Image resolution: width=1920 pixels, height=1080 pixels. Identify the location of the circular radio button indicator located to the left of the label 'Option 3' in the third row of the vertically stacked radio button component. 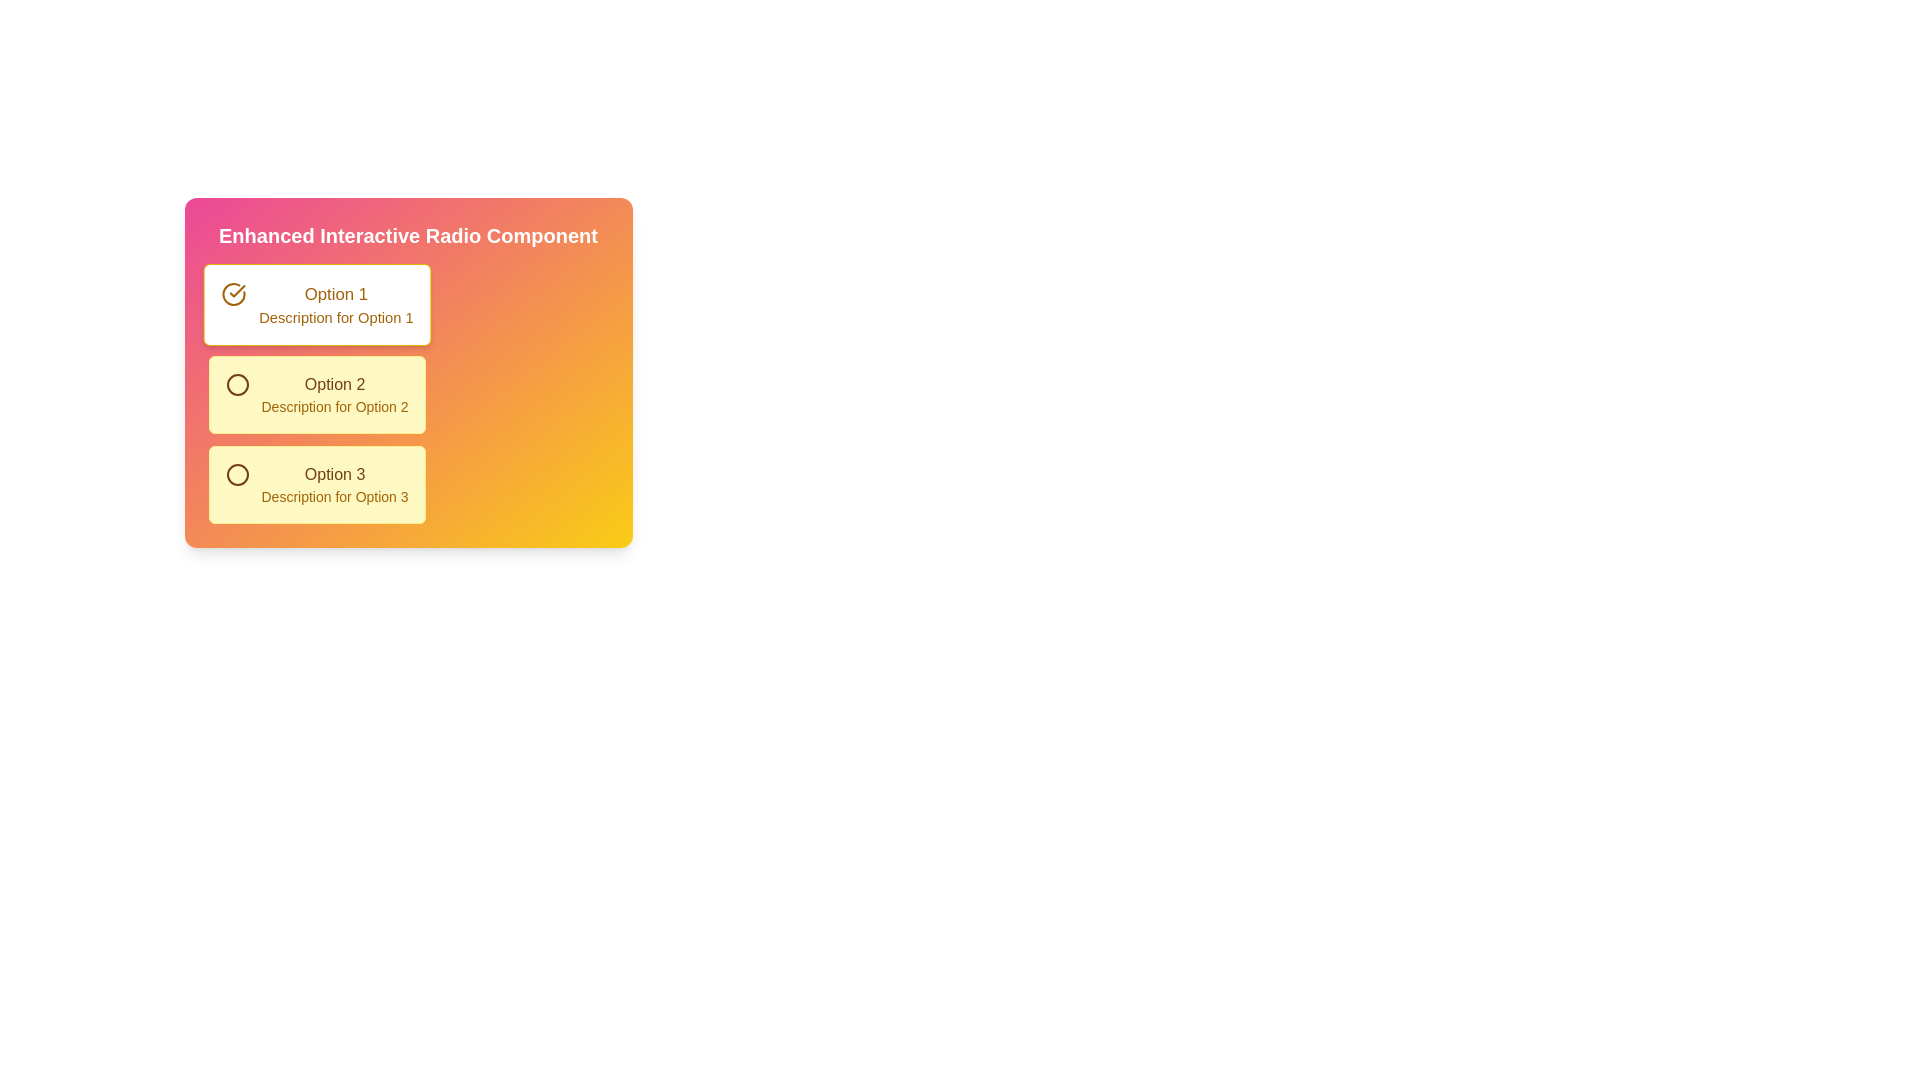
(237, 474).